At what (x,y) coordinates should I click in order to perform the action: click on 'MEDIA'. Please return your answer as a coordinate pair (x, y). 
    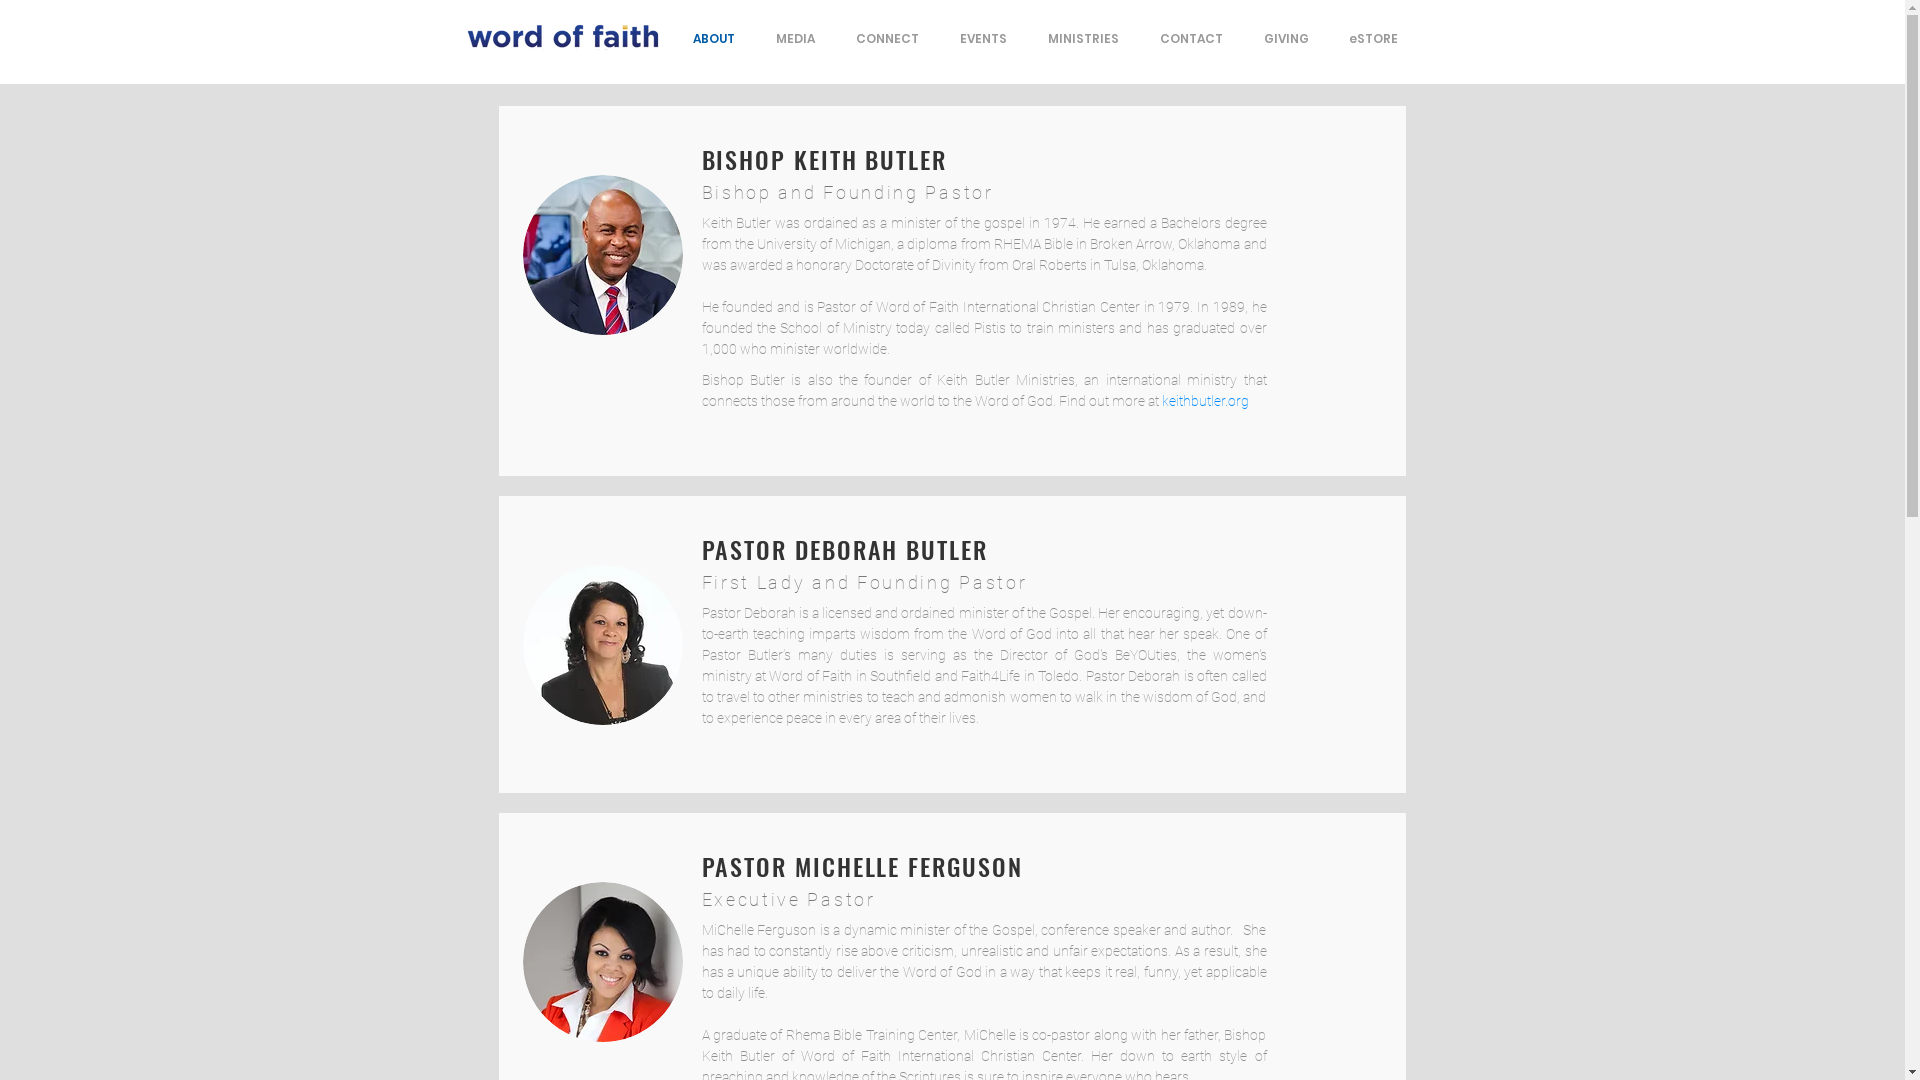
    Looking at the image, I should click on (795, 38).